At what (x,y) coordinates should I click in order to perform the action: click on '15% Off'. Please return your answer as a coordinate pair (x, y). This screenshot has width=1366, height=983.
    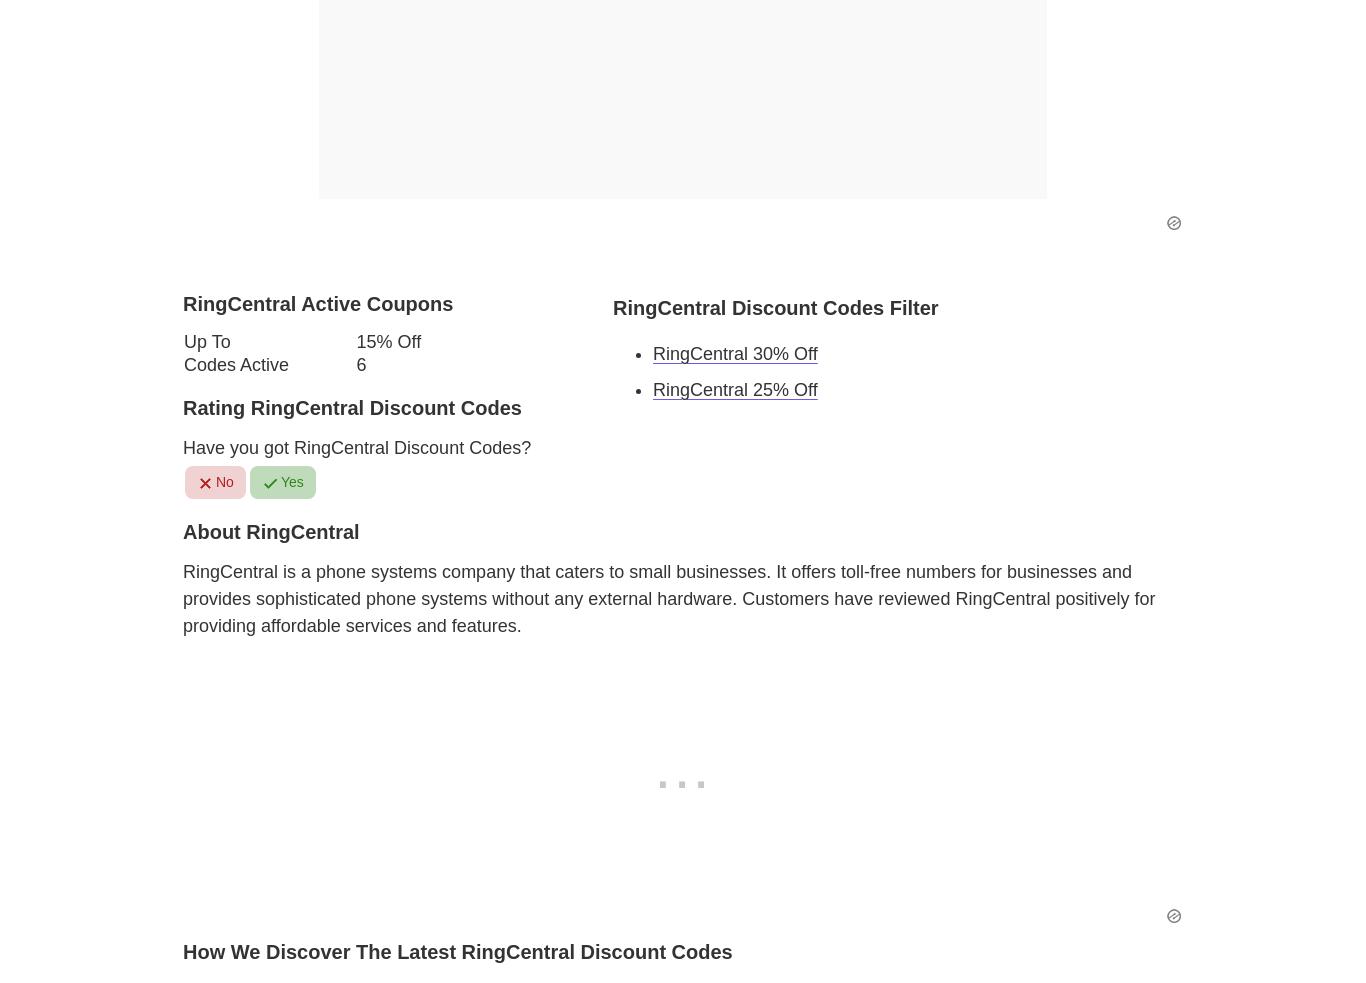
    Looking at the image, I should click on (387, 340).